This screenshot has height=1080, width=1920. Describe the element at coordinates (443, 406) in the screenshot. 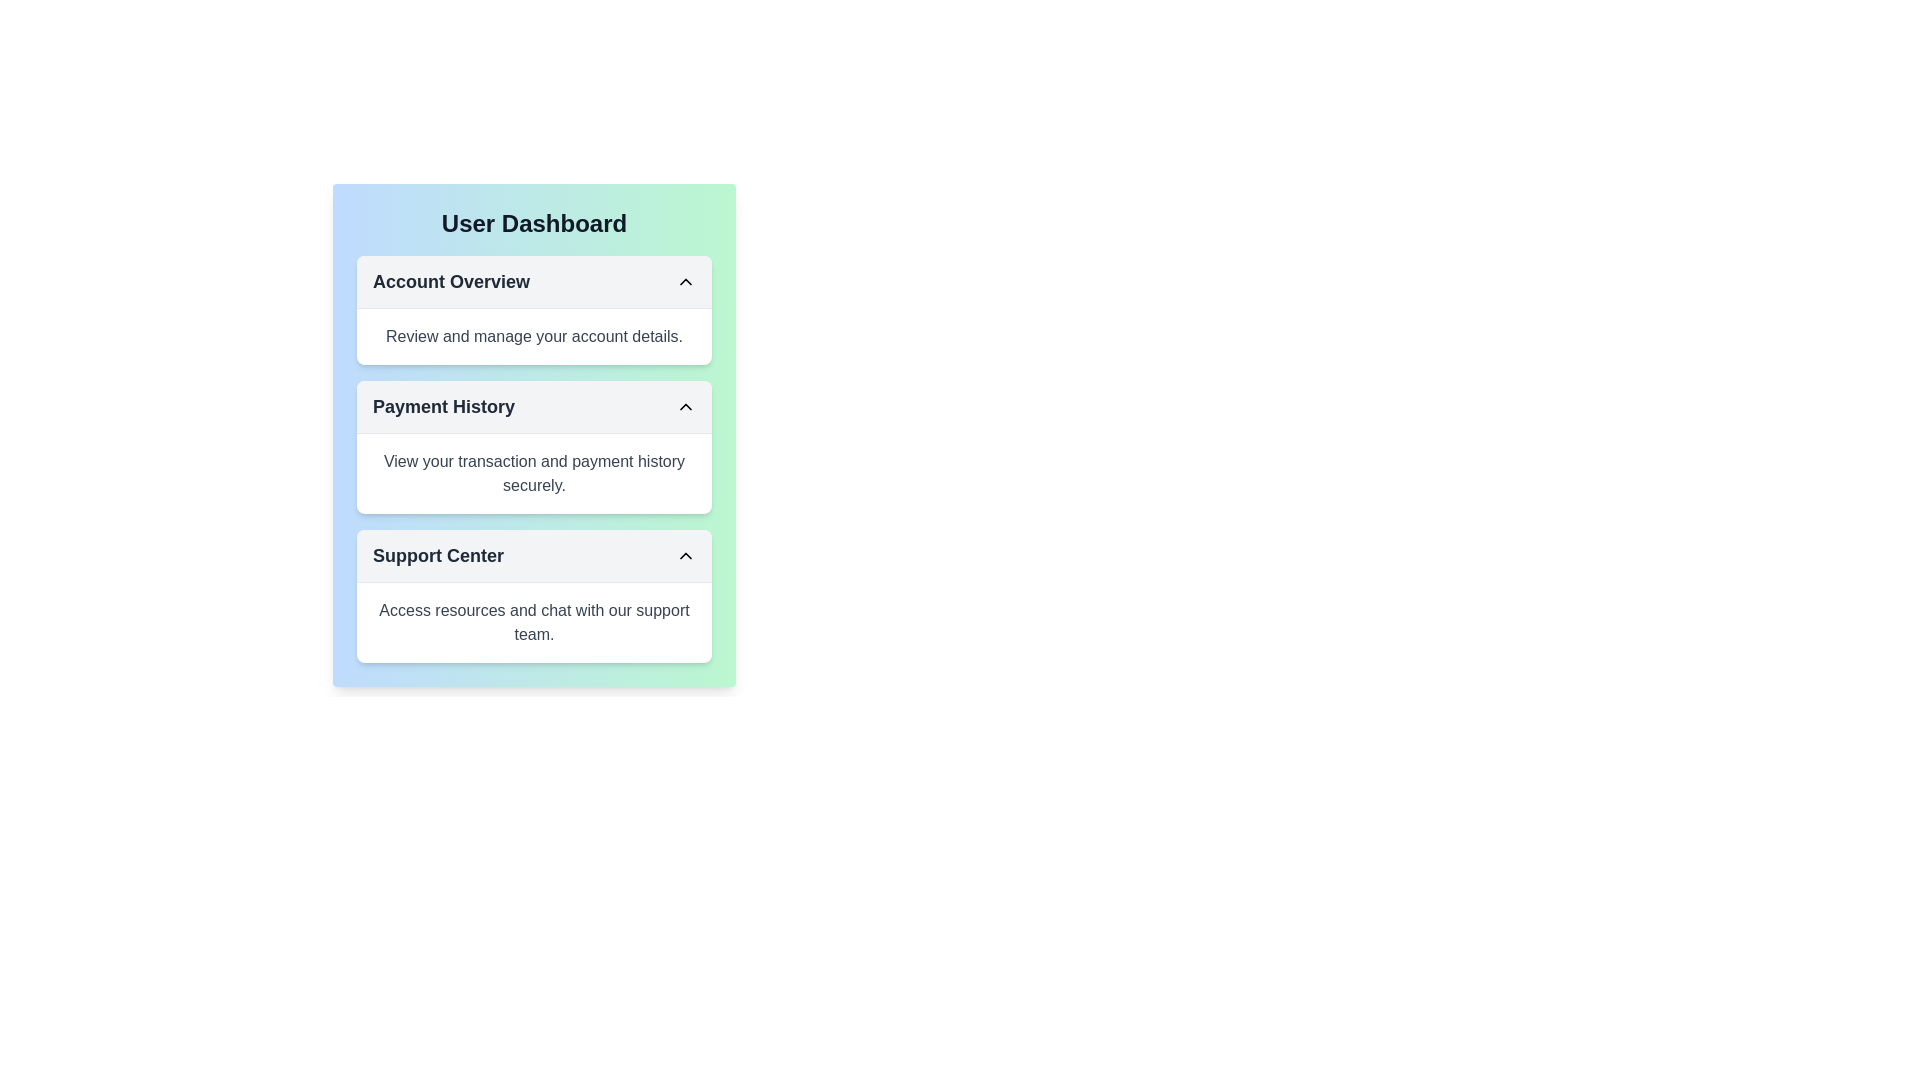

I see `the bold text label displaying 'Payment History' in dark gray color, which is centrally positioned in the second section of the User Dashboard` at that location.